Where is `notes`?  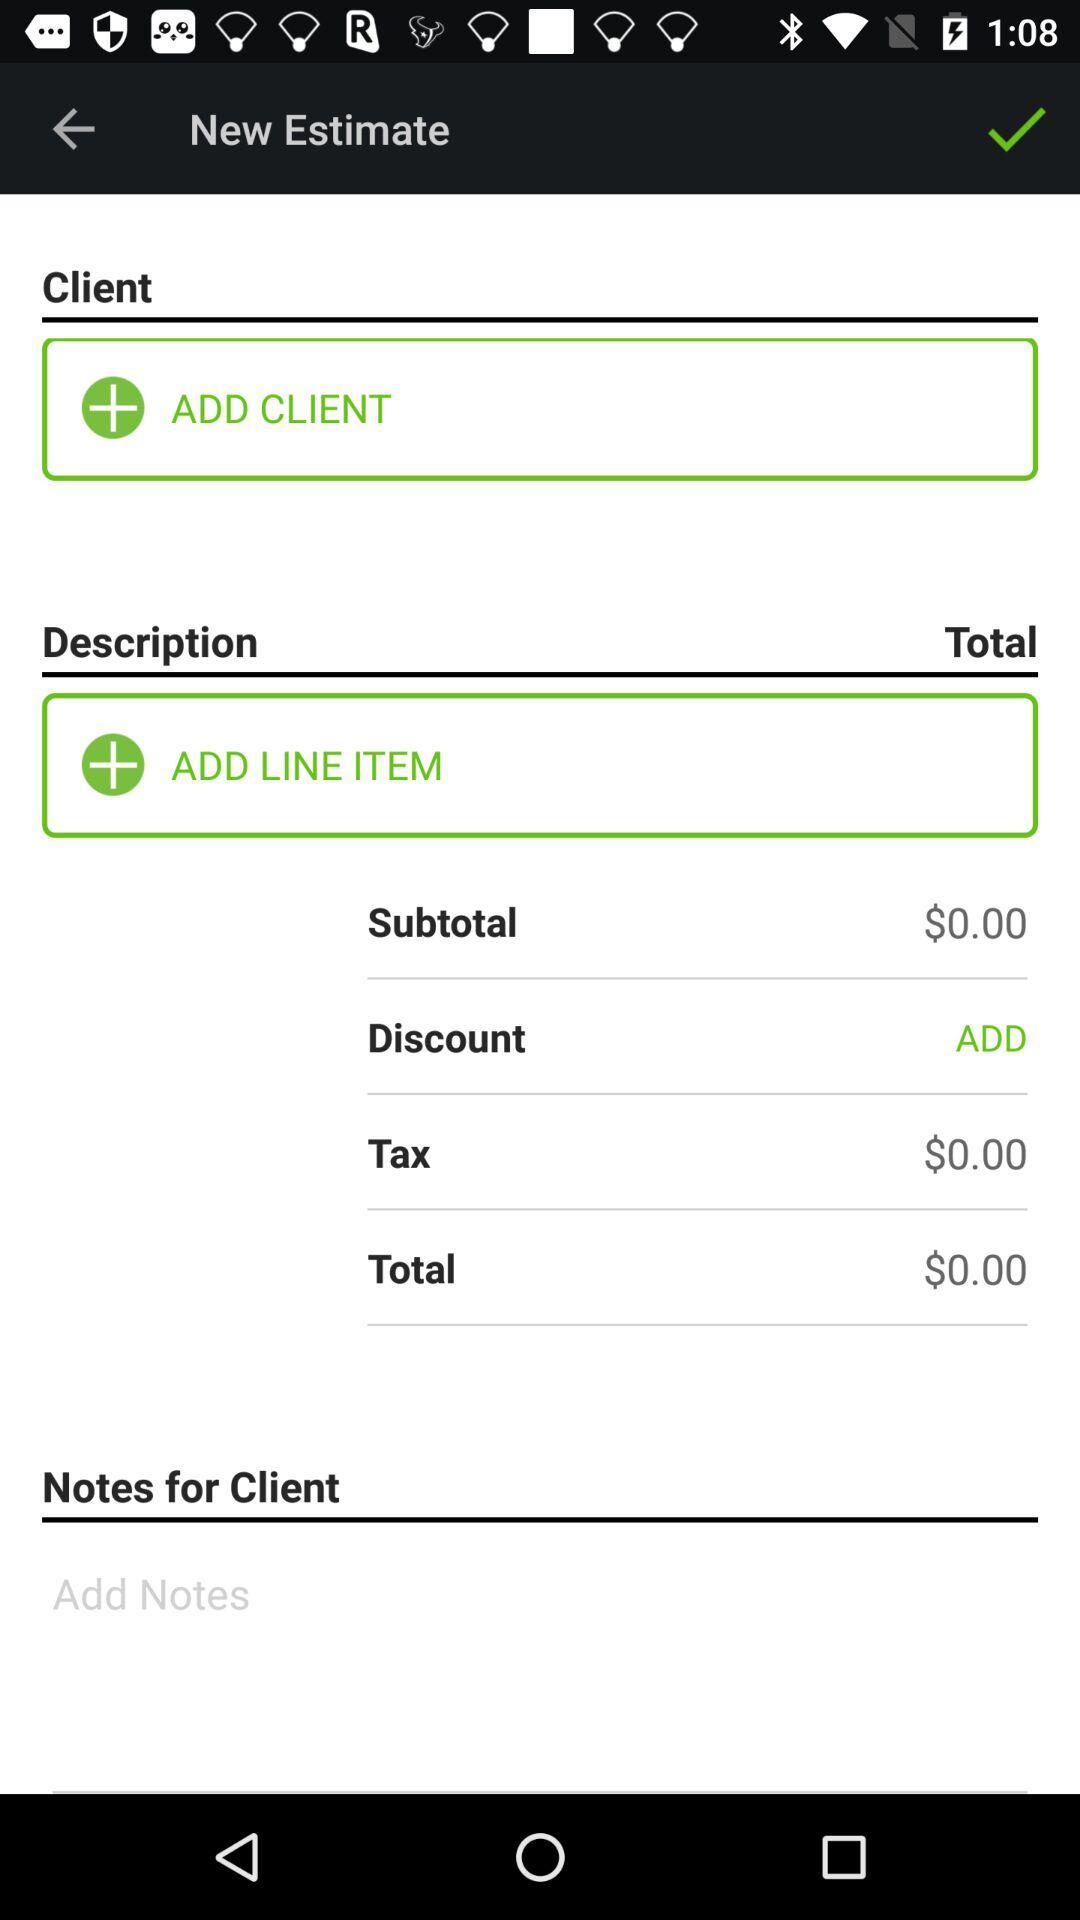 notes is located at coordinates (540, 1666).